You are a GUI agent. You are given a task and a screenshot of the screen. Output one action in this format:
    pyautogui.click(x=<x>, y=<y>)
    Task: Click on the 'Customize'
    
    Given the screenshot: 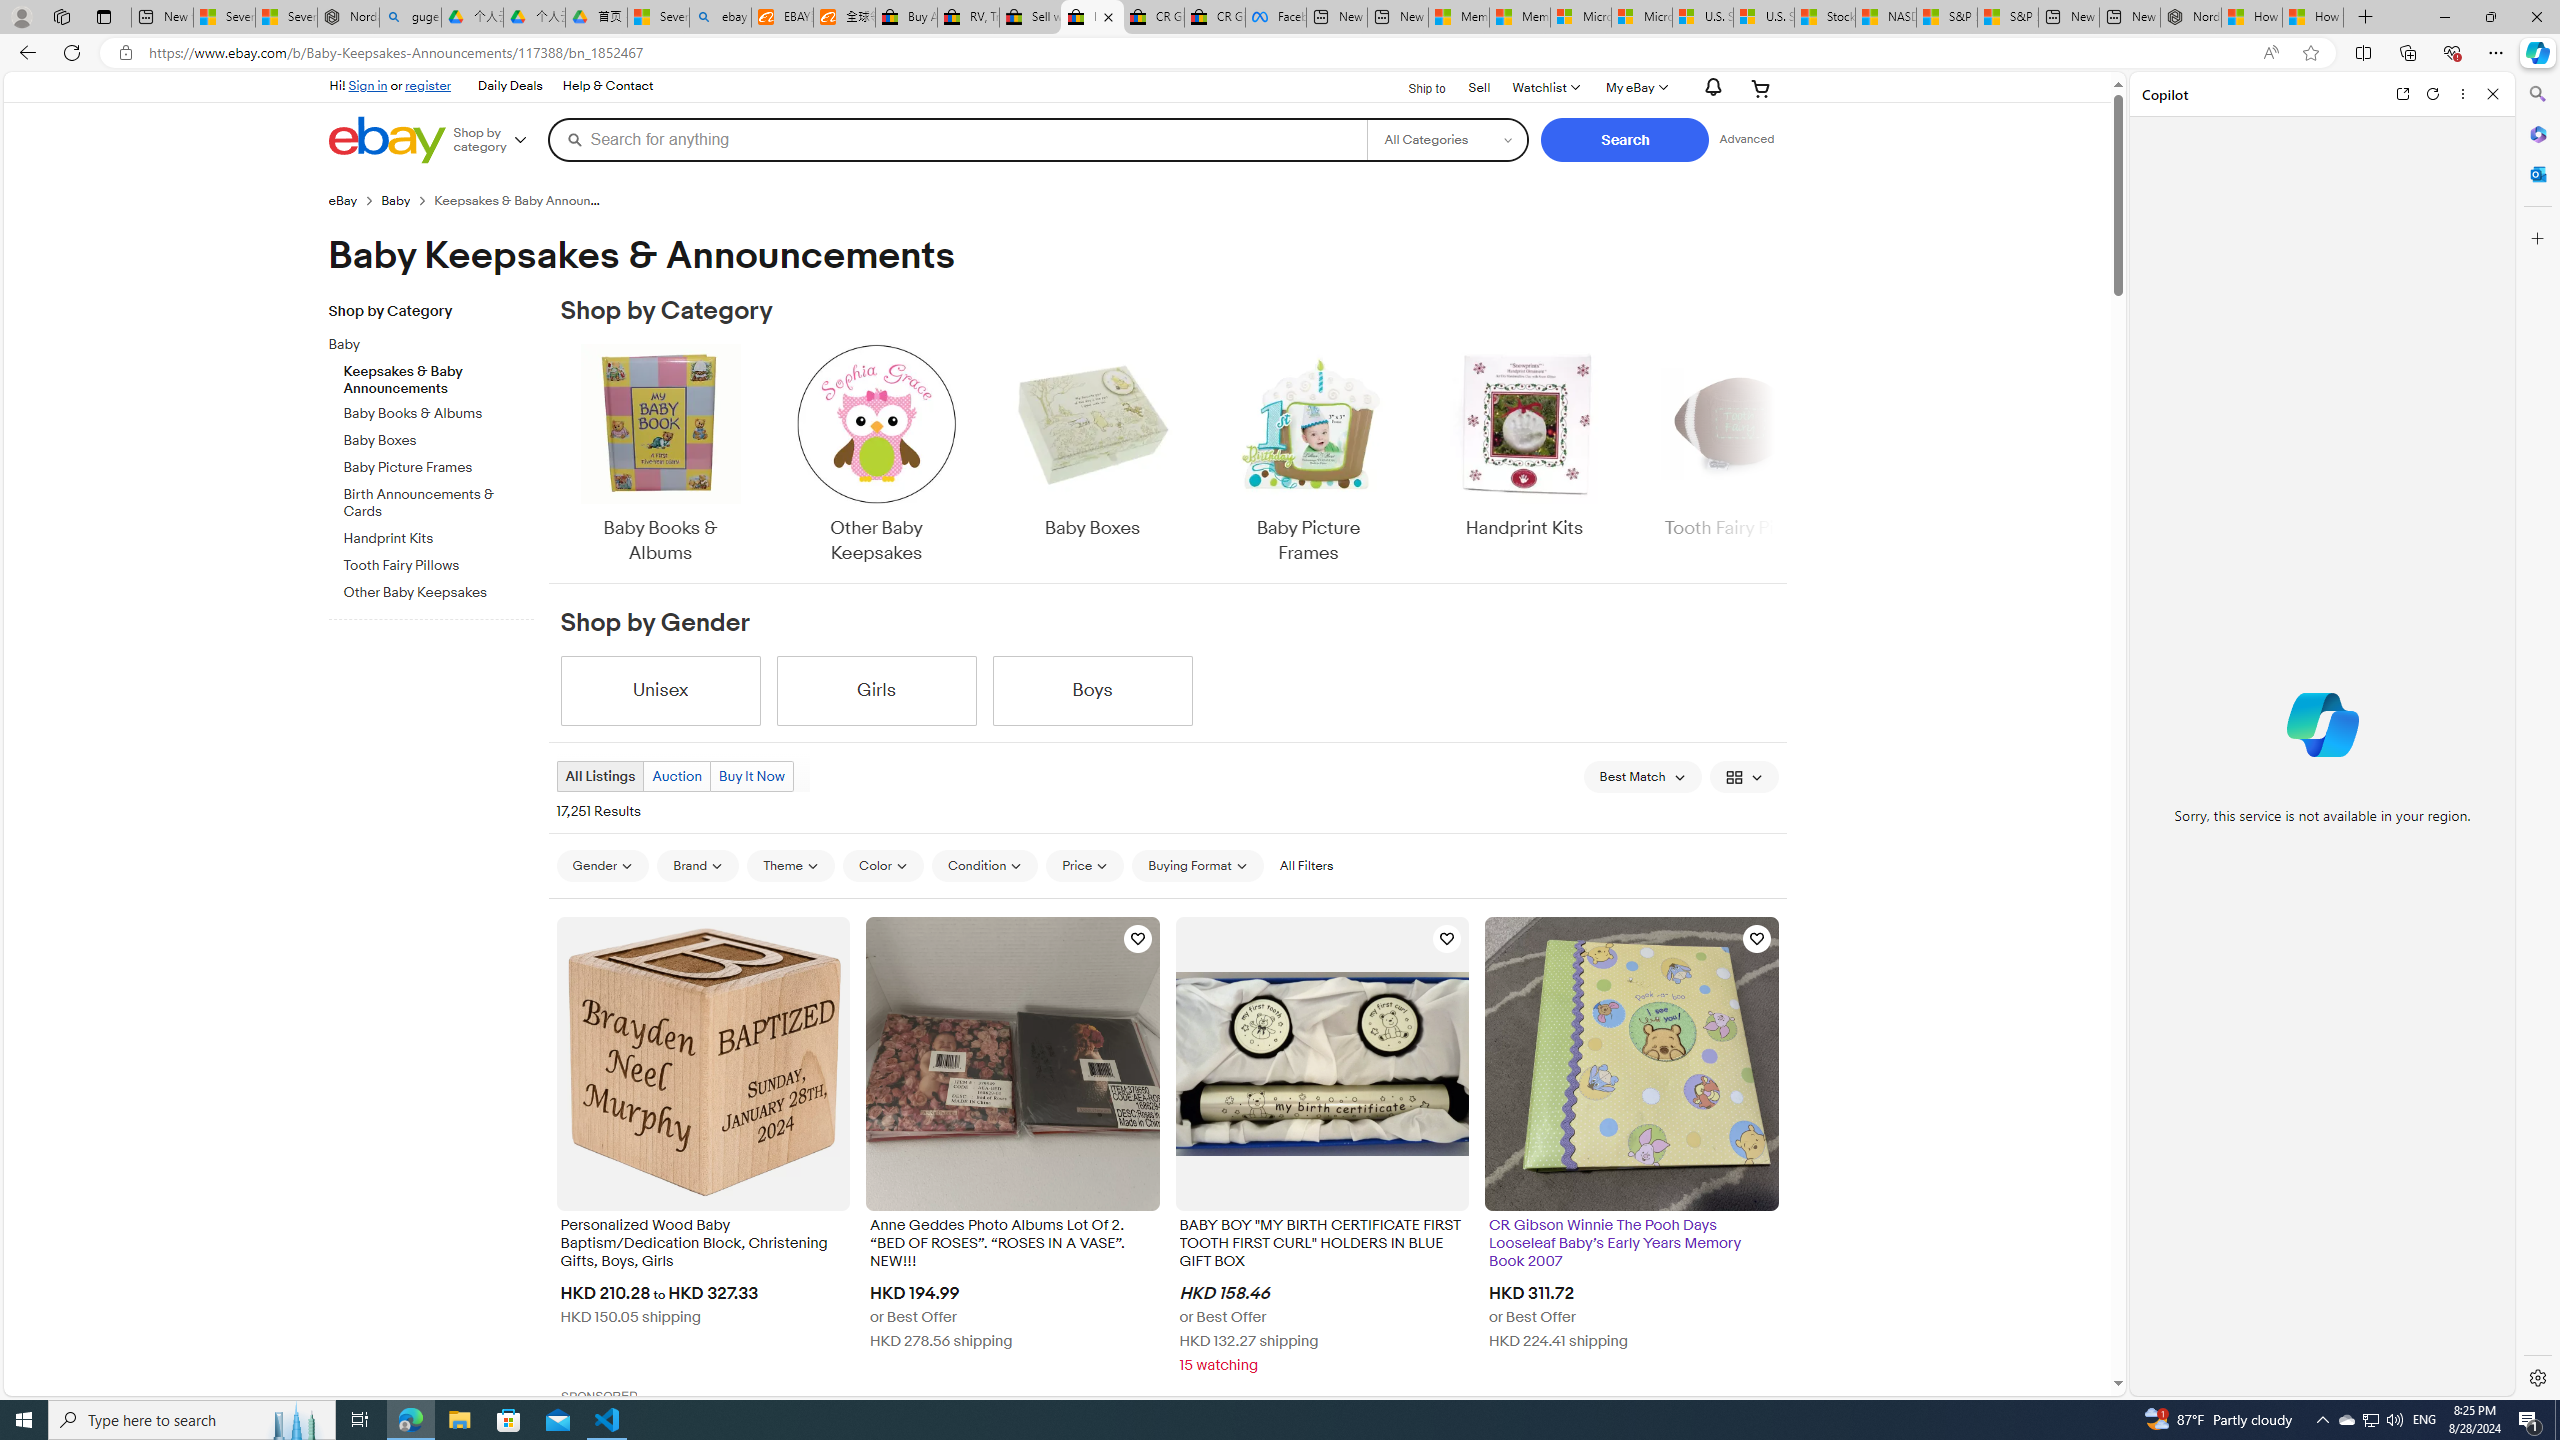 What is the action you would take?
    pyautogui.click(x=2535, y=237)
    